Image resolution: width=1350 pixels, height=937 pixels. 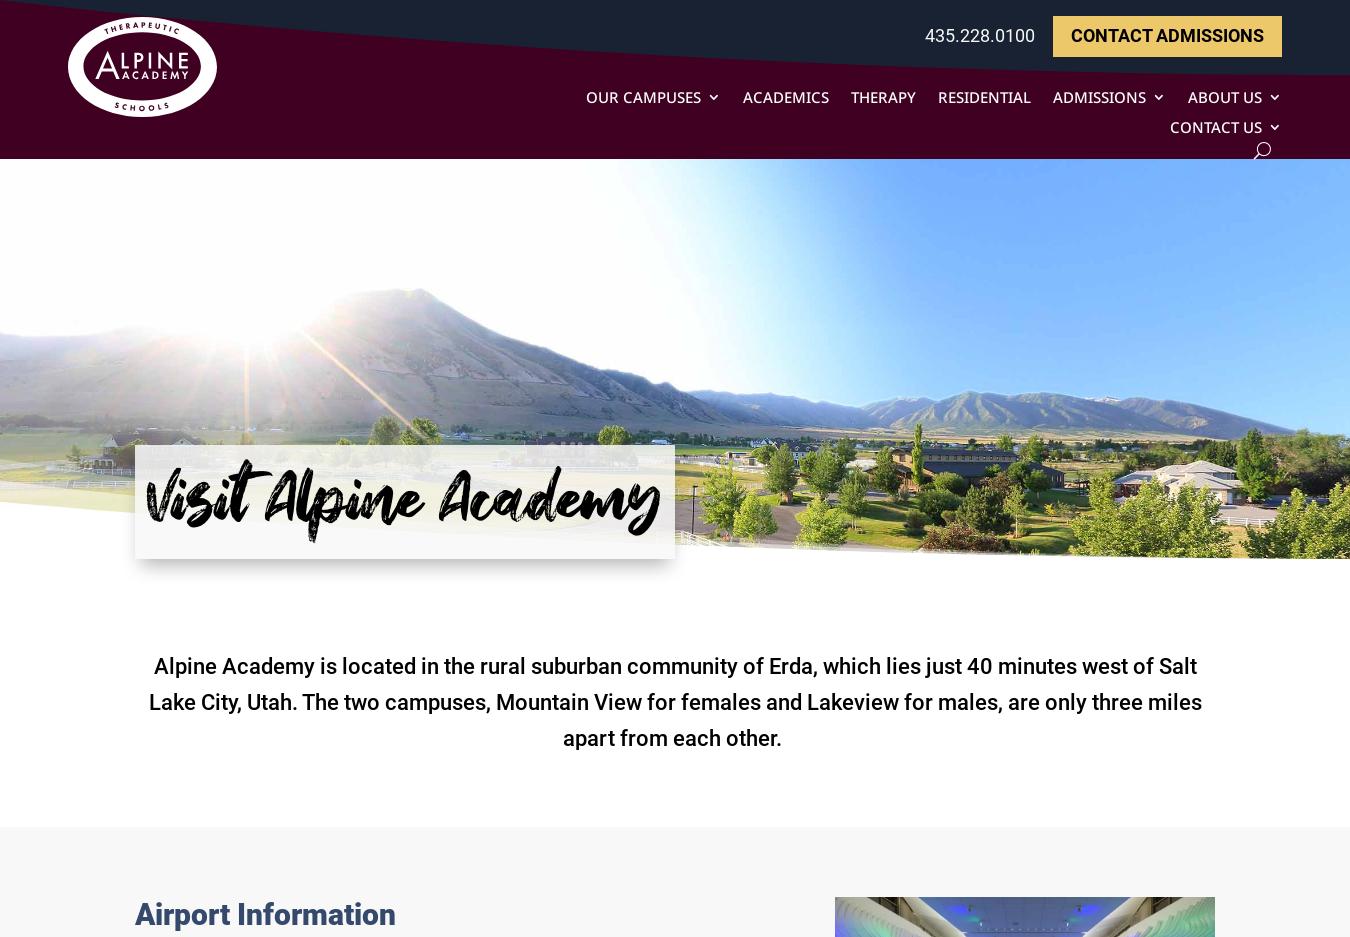 I want to click on 'News & Events', so click(x=1256, y=223).